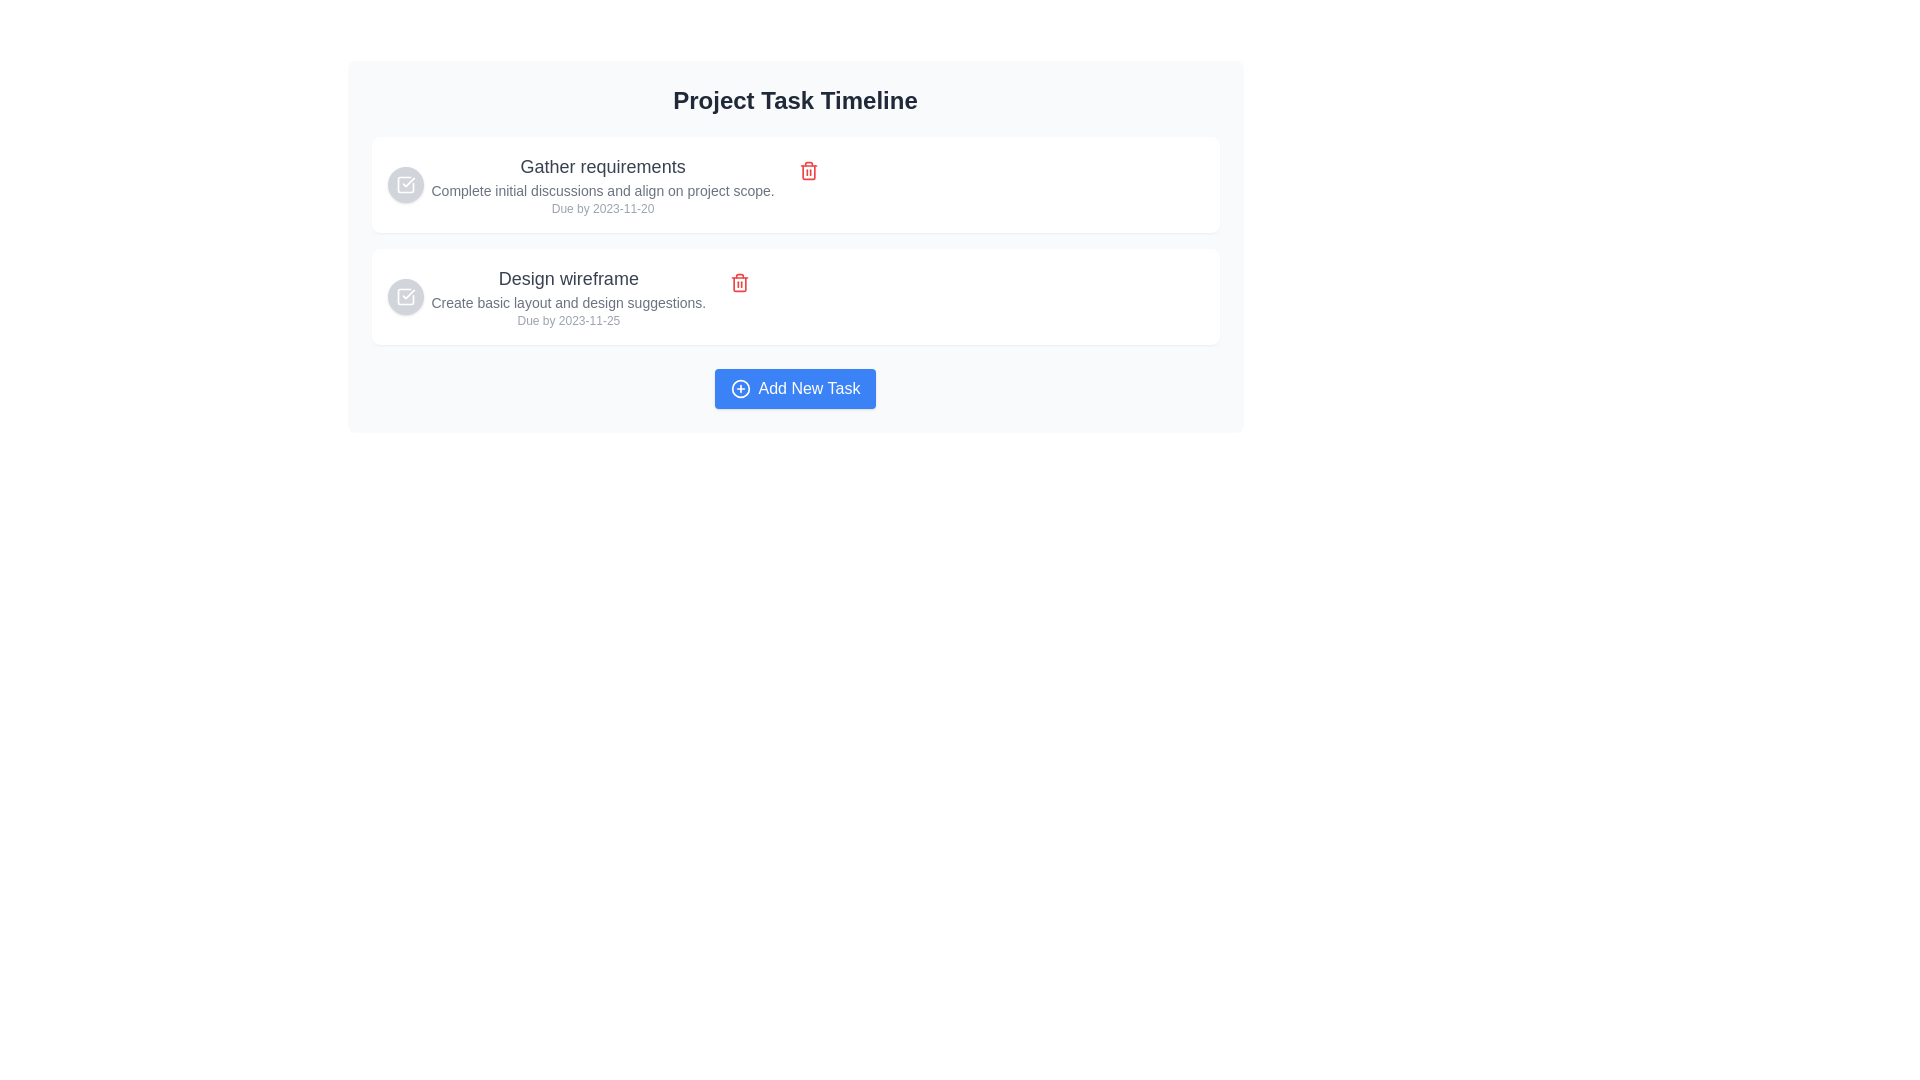  I want to click on the Task Information Block containing the heading 'Gather requirements', so click(602, 185).